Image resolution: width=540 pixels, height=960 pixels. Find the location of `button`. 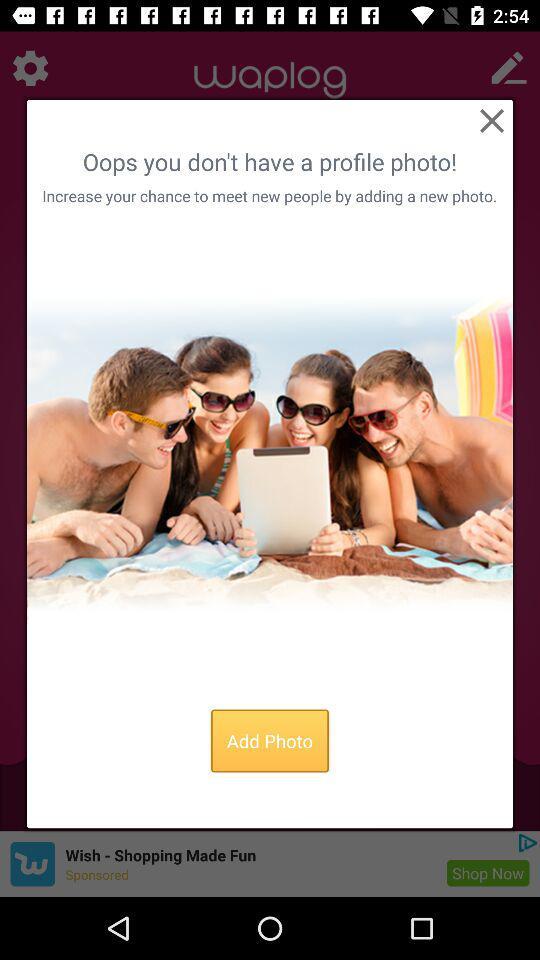

button is located at coordinates (490, 120).